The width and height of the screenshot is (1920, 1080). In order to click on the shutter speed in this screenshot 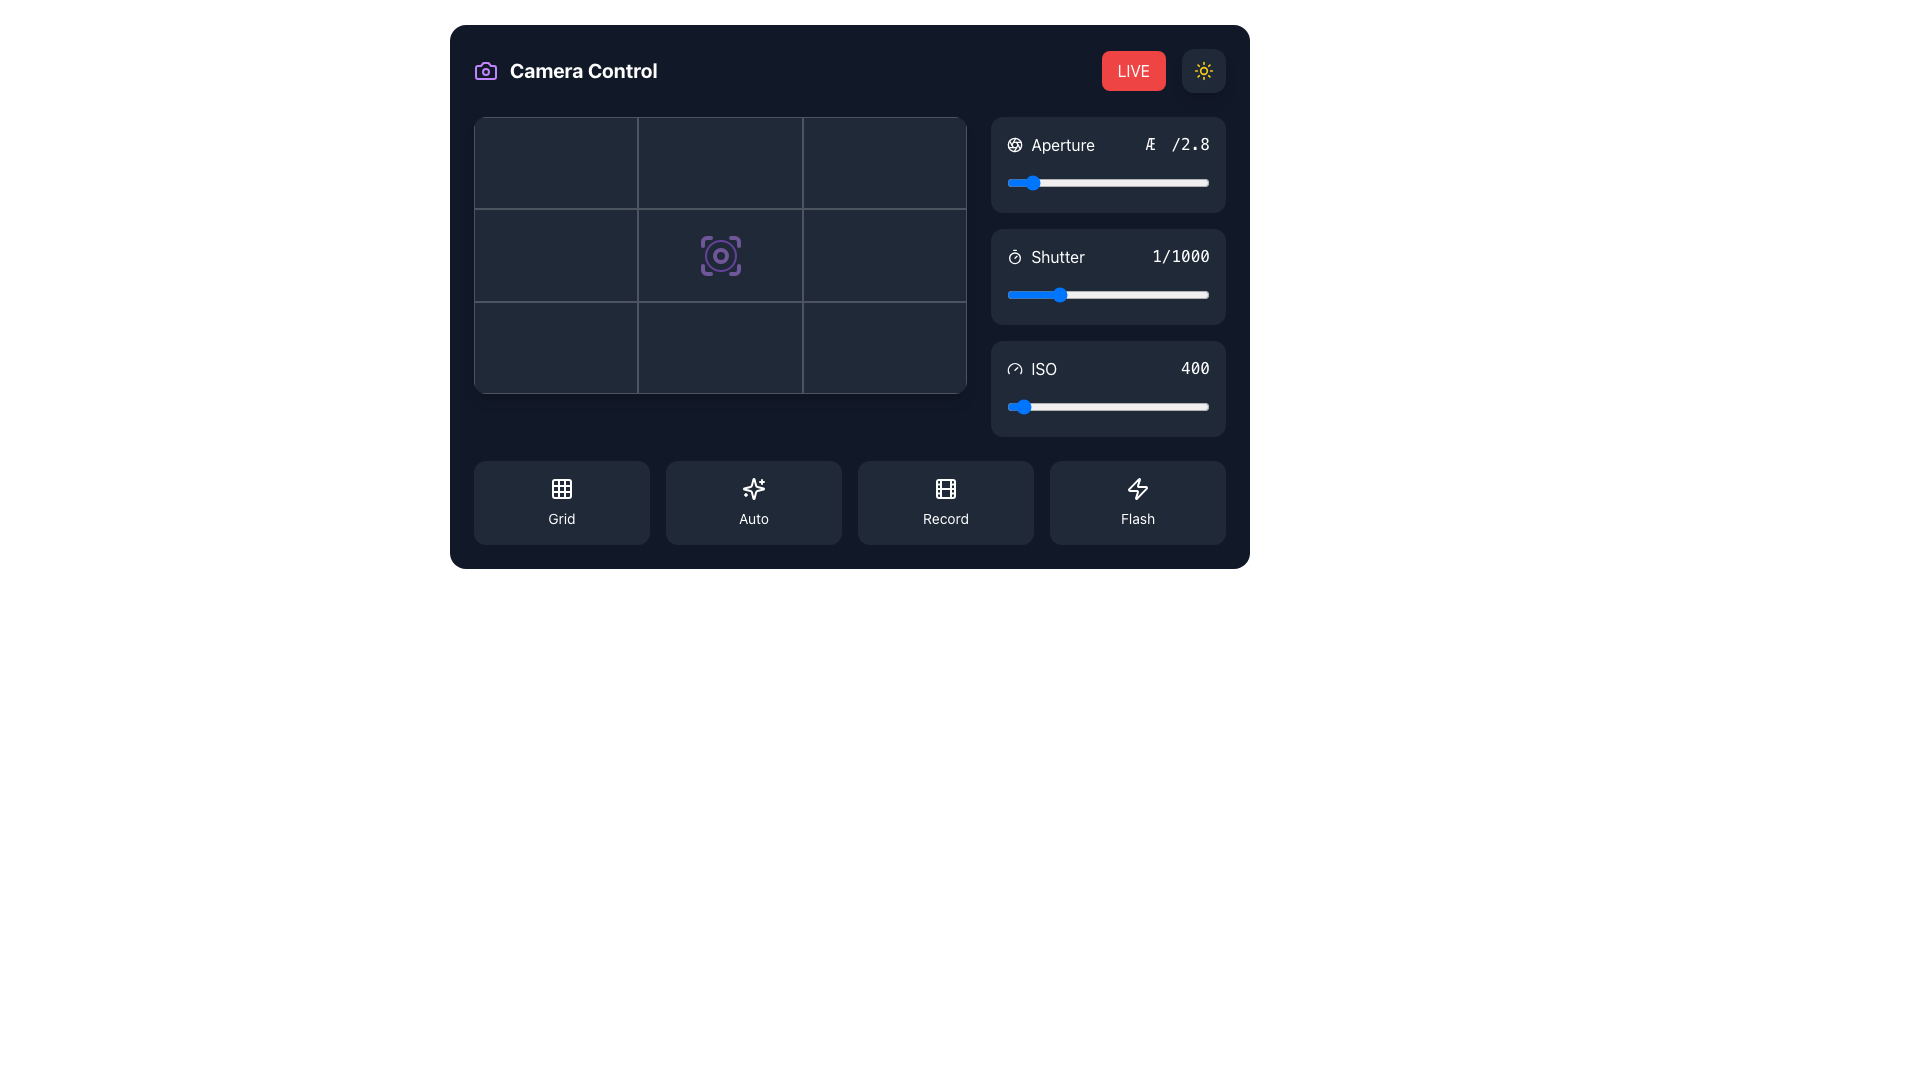, I will do `click(1112, 294)`.